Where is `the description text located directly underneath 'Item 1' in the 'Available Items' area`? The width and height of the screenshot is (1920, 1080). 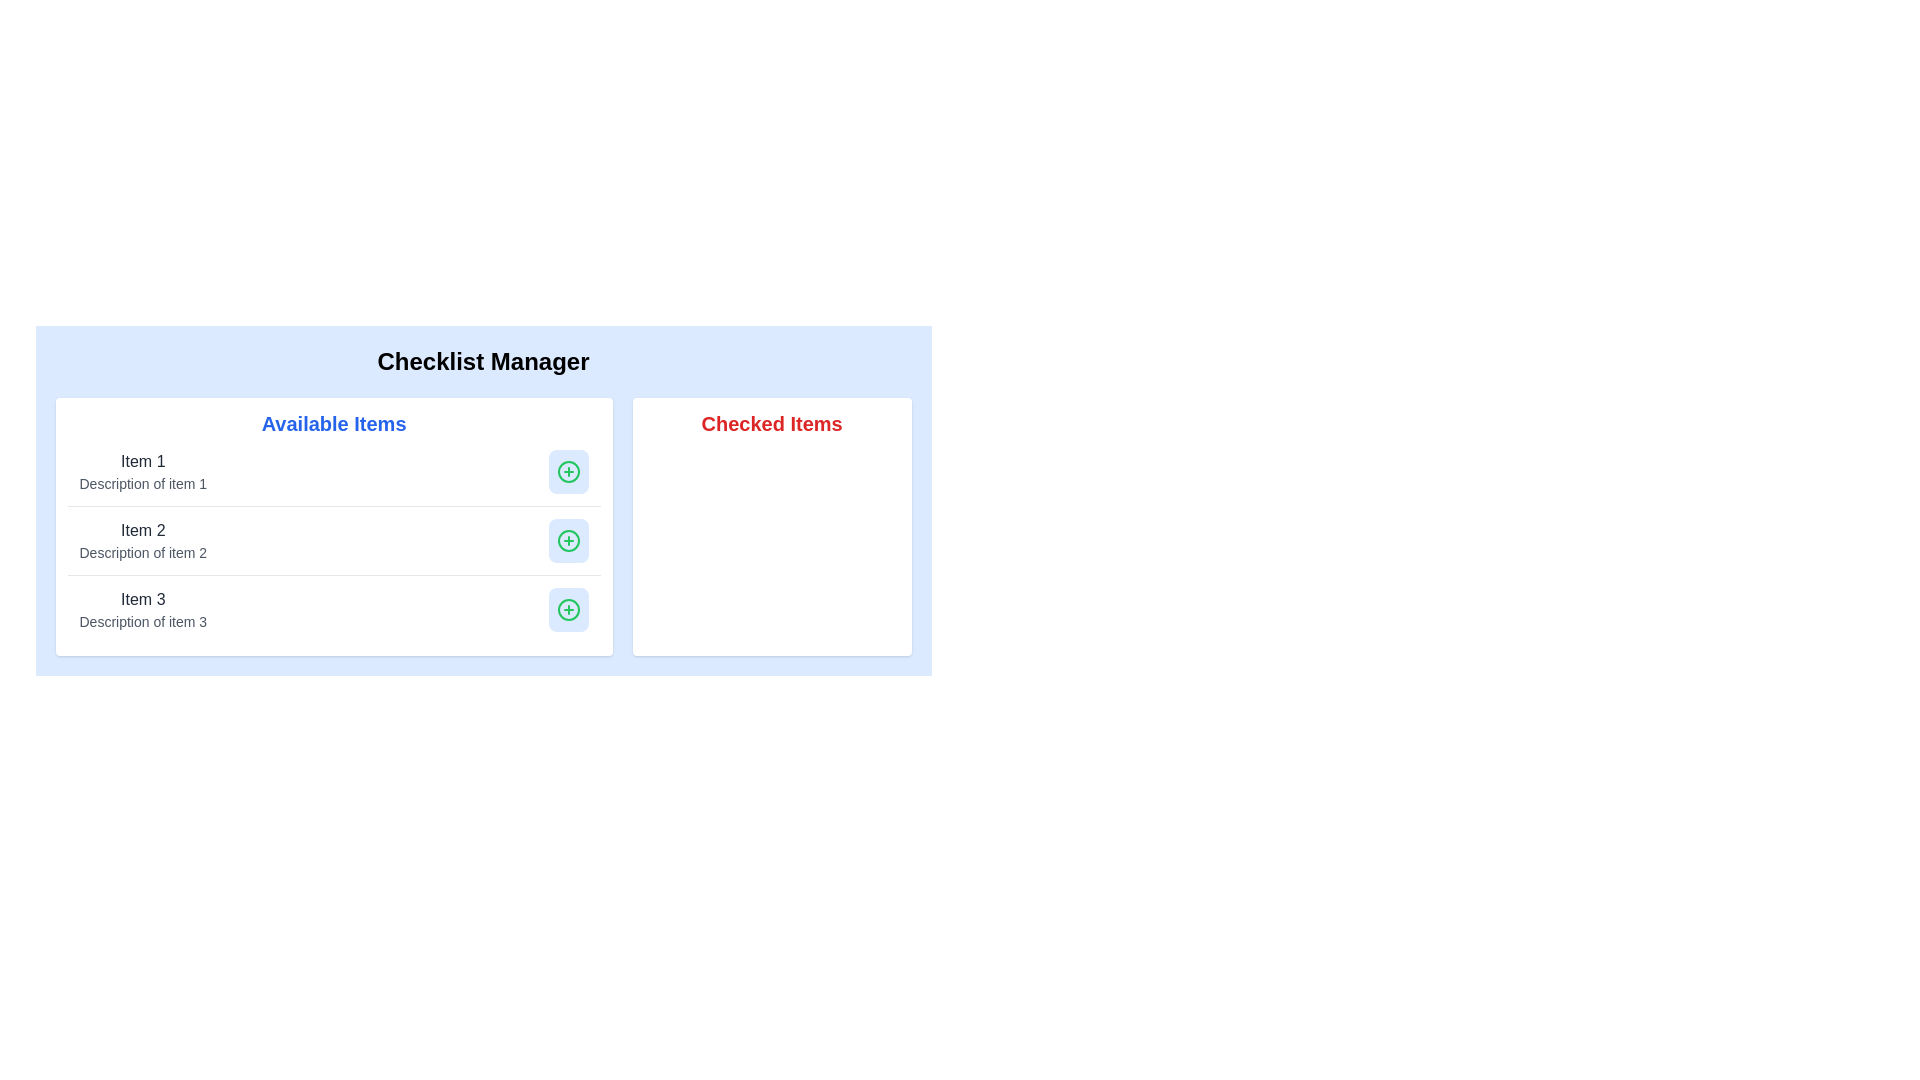 the description text located directly underneath 'Item 1' in the 'Available Items' area is located at coordinates (142, 483).